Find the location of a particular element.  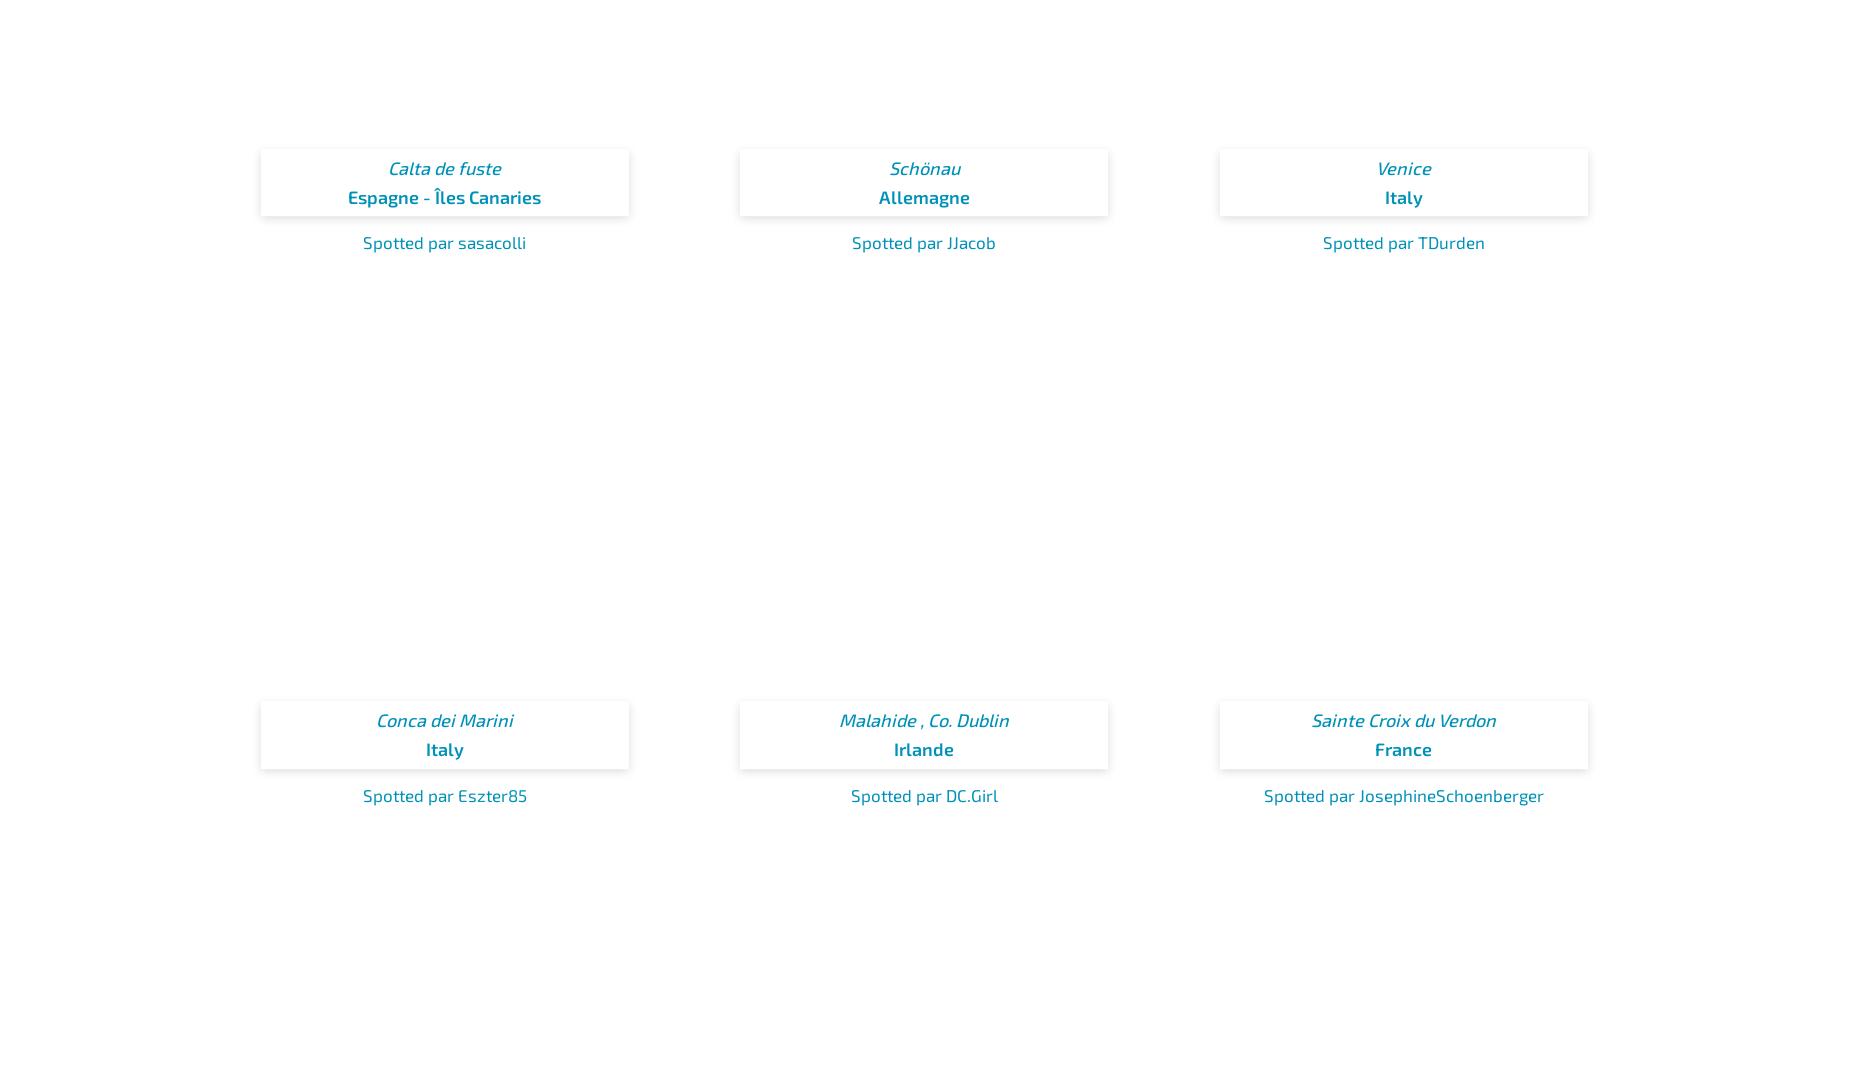

'Espagne - Îles Canaries' is located at coordinates (443, 196).